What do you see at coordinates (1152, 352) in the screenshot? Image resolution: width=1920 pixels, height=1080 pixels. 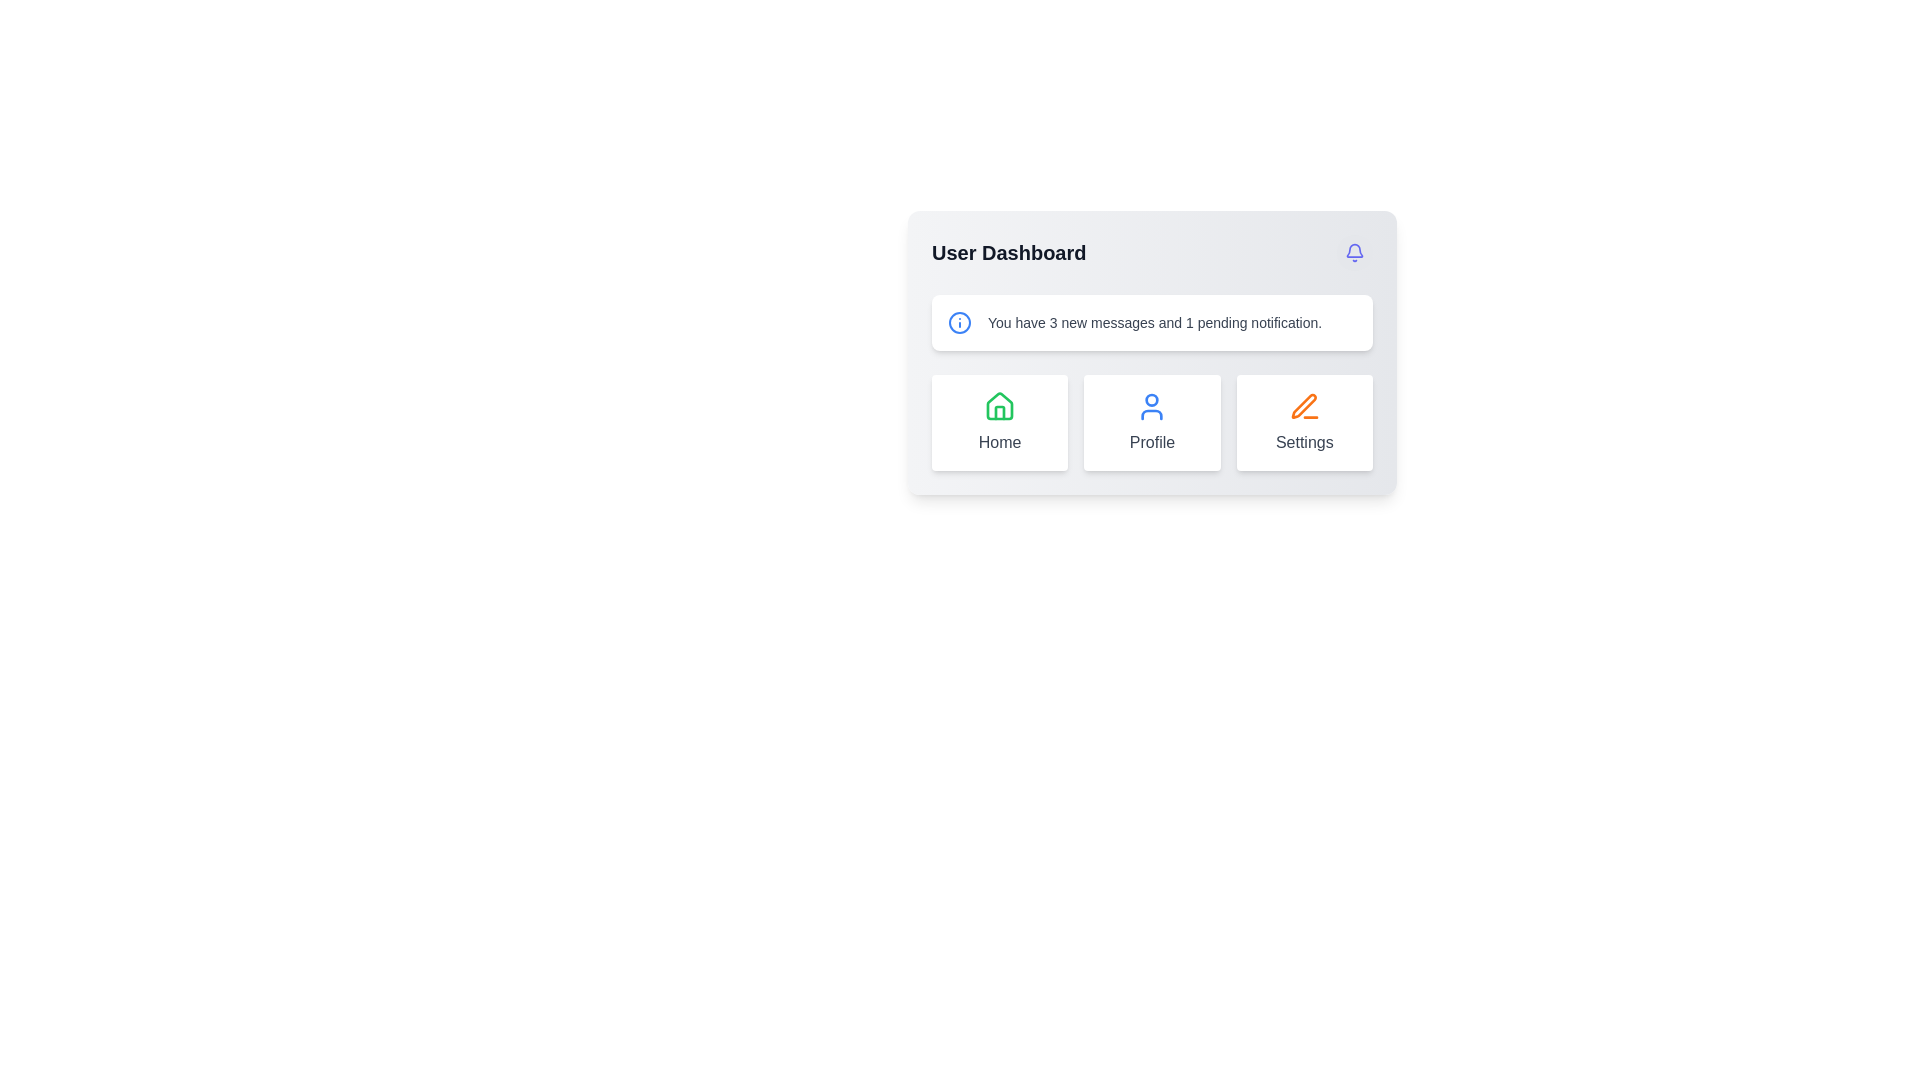 I see `the 'Profile' button located at the bottom of the User Dashboard card interface` at bounding box center [1152, 352].